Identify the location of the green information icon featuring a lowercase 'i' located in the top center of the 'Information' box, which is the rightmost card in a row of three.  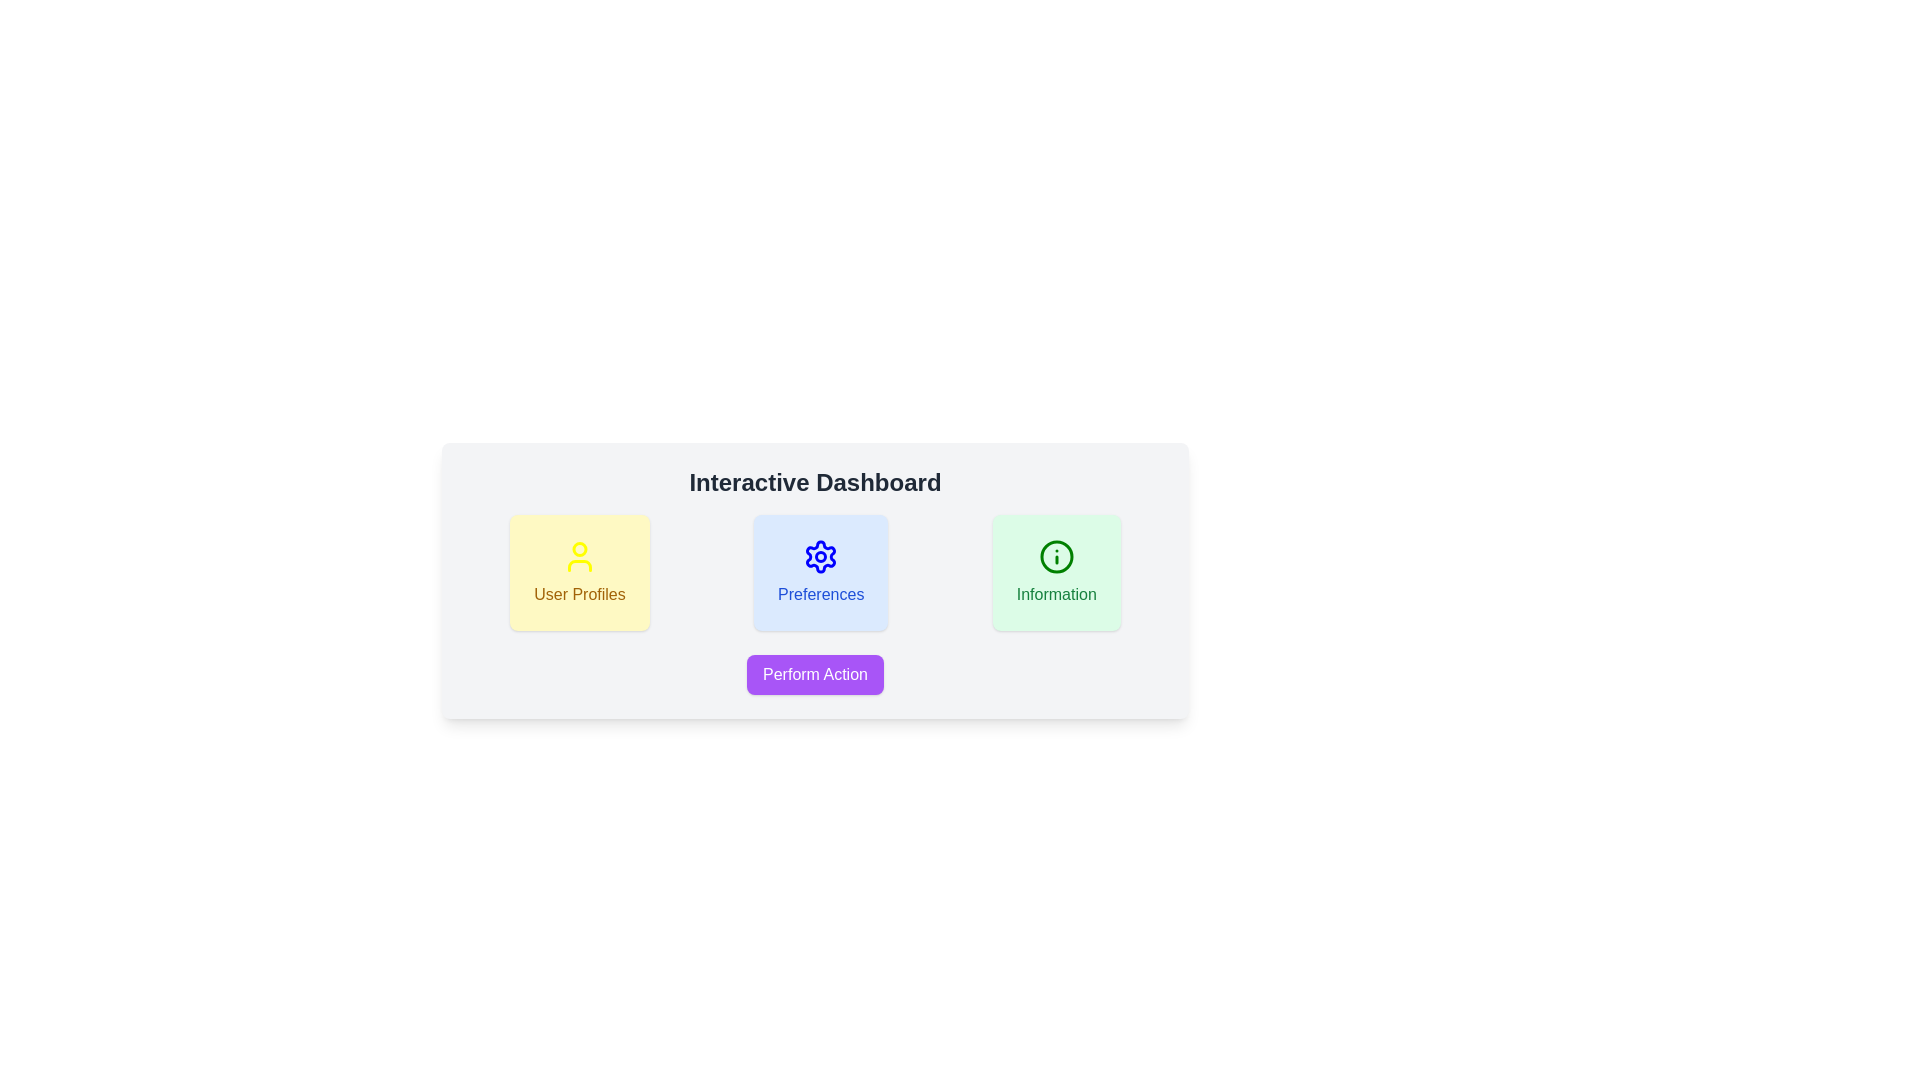
(1055, 556).